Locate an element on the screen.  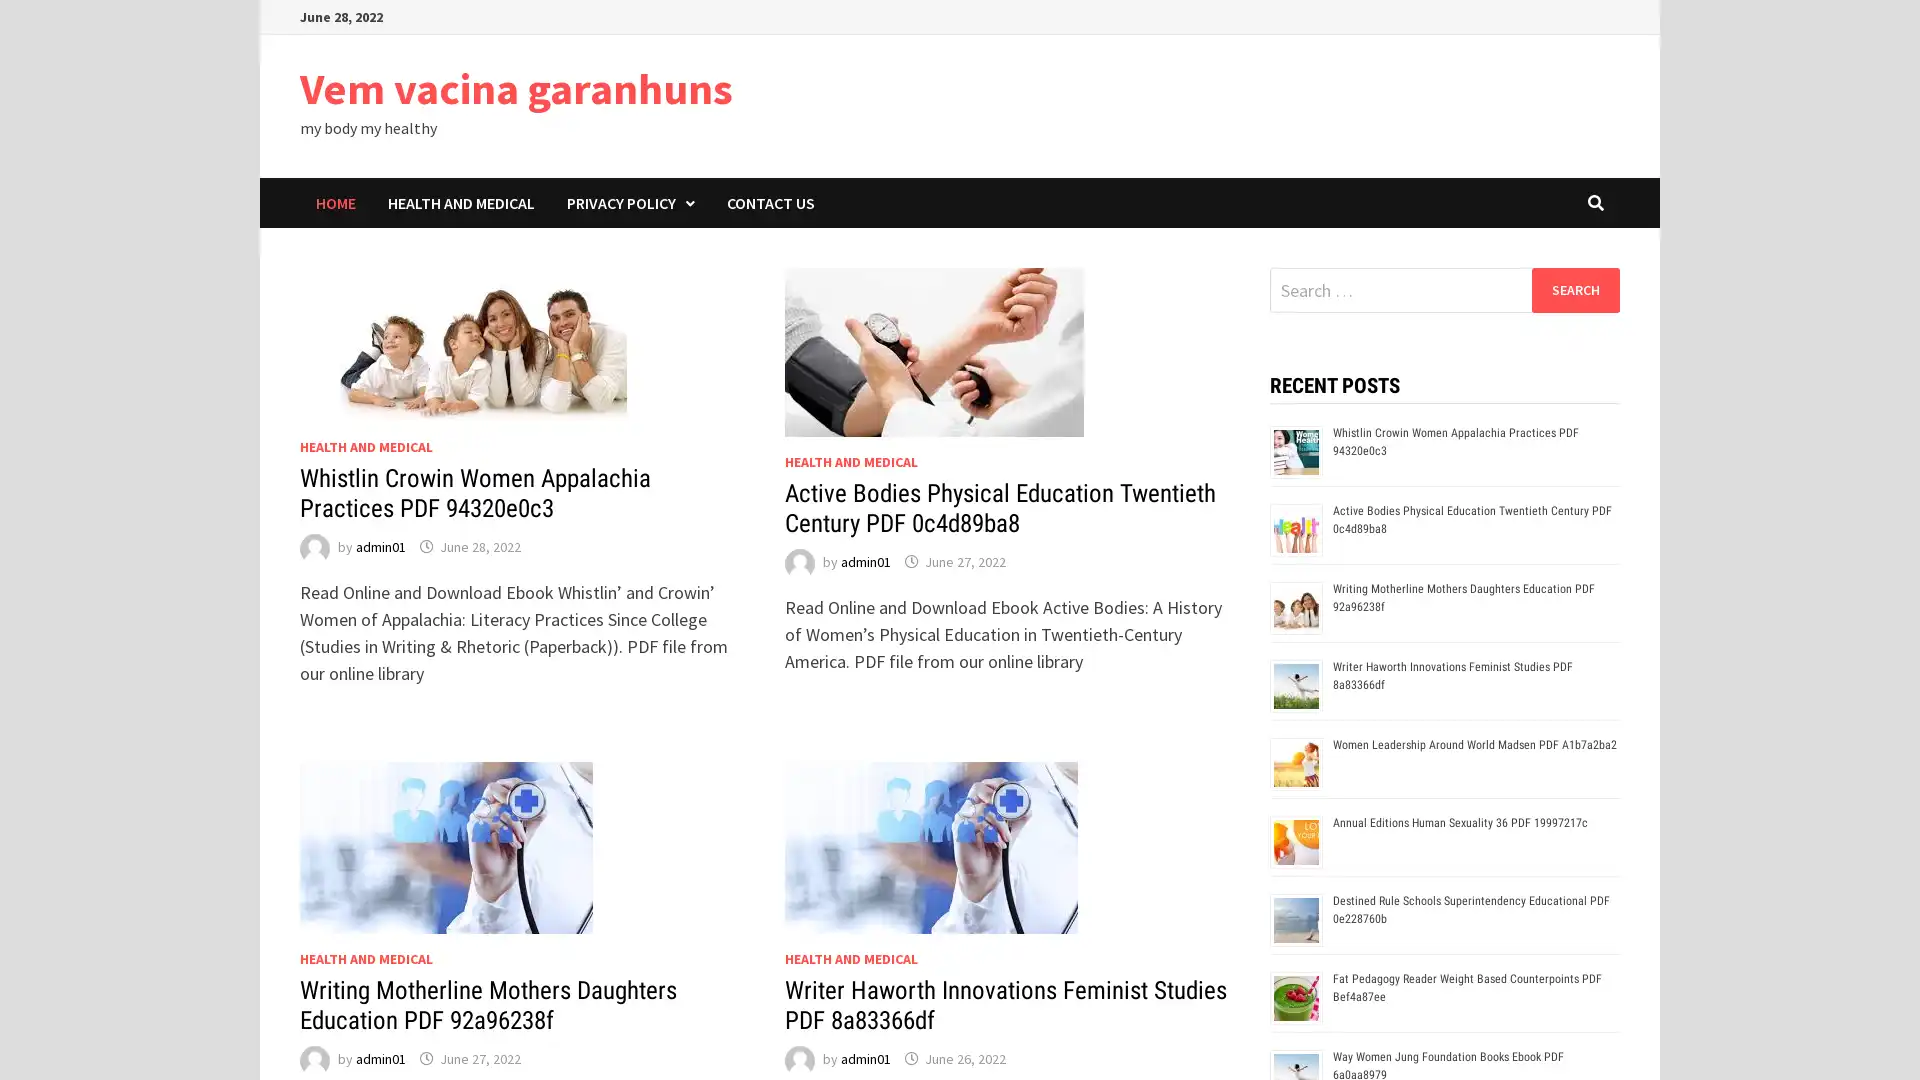
Search is located at coordinates (1574, 289).